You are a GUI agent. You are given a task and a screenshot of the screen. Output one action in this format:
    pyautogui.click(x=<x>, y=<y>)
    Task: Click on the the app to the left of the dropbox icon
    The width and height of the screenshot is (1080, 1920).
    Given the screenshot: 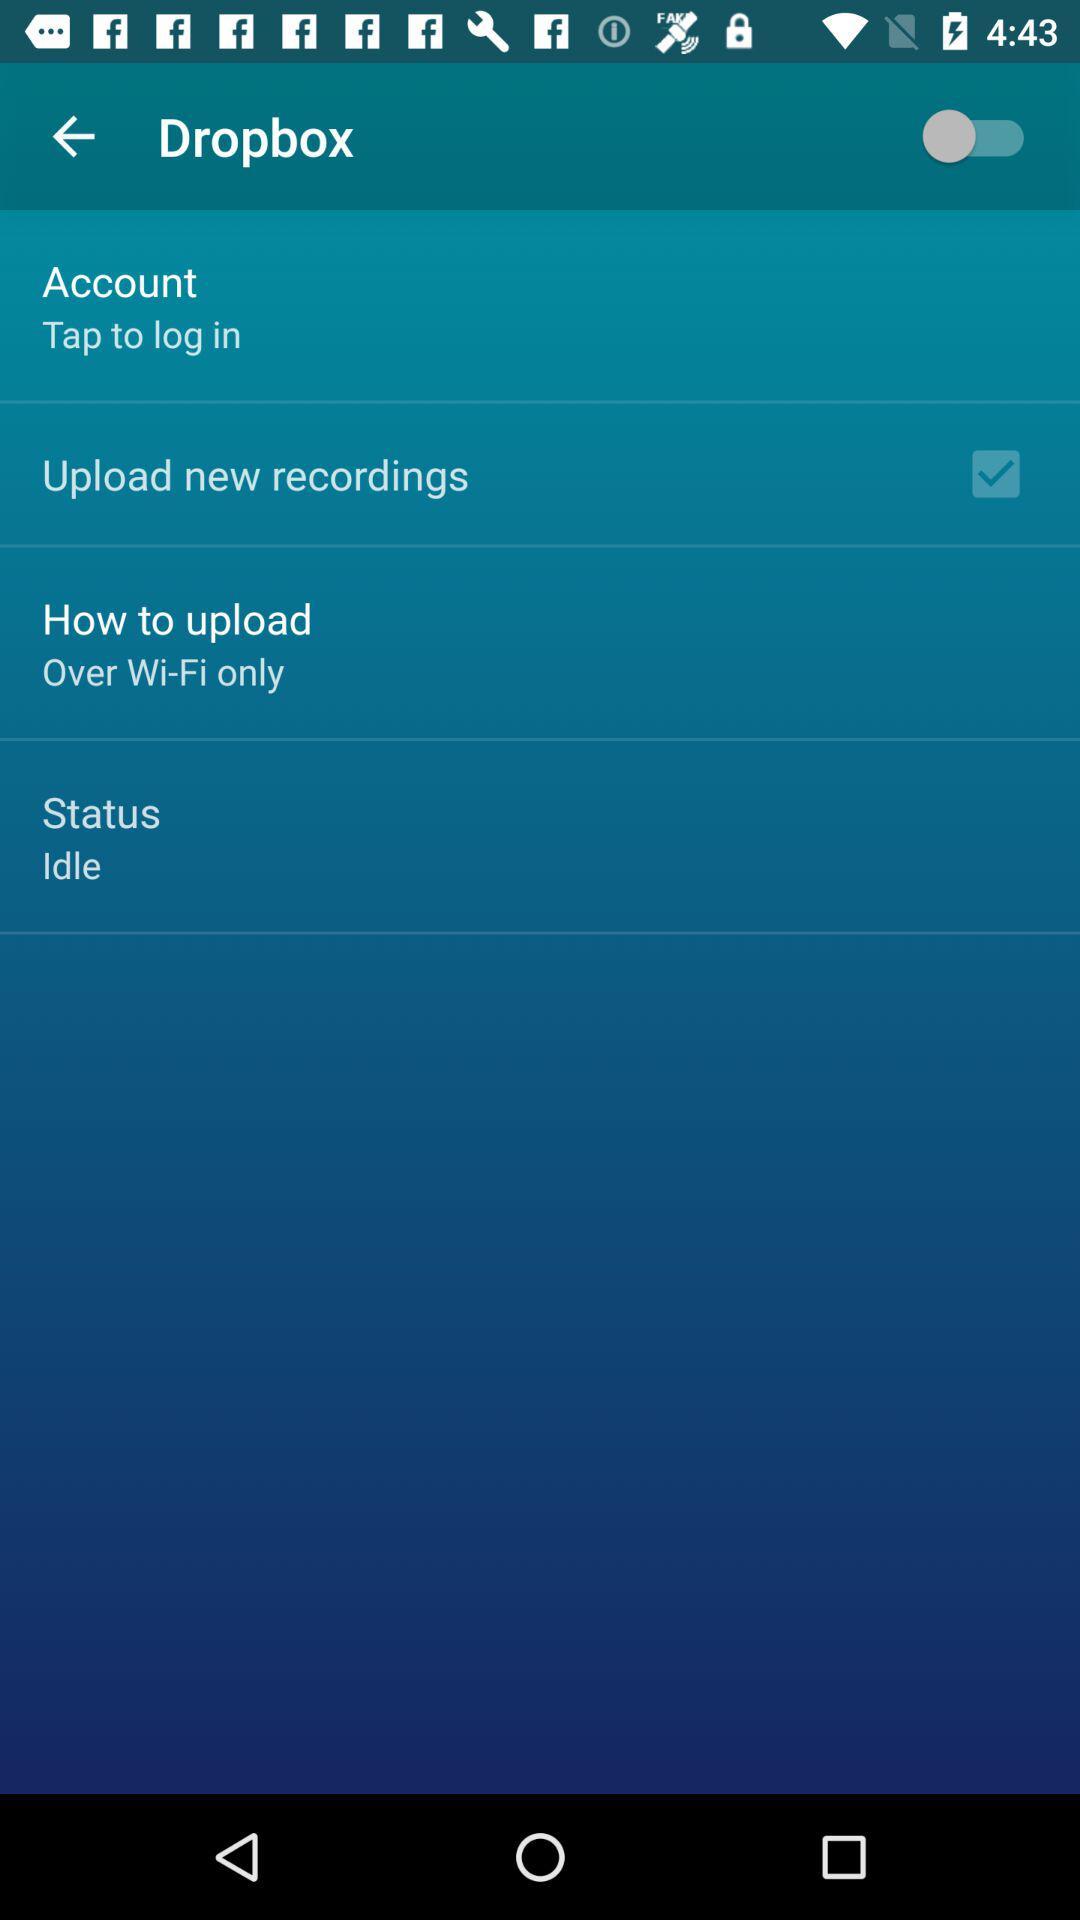 What is the action you would take?
    pyautogui.click(x=72, y=135)
    